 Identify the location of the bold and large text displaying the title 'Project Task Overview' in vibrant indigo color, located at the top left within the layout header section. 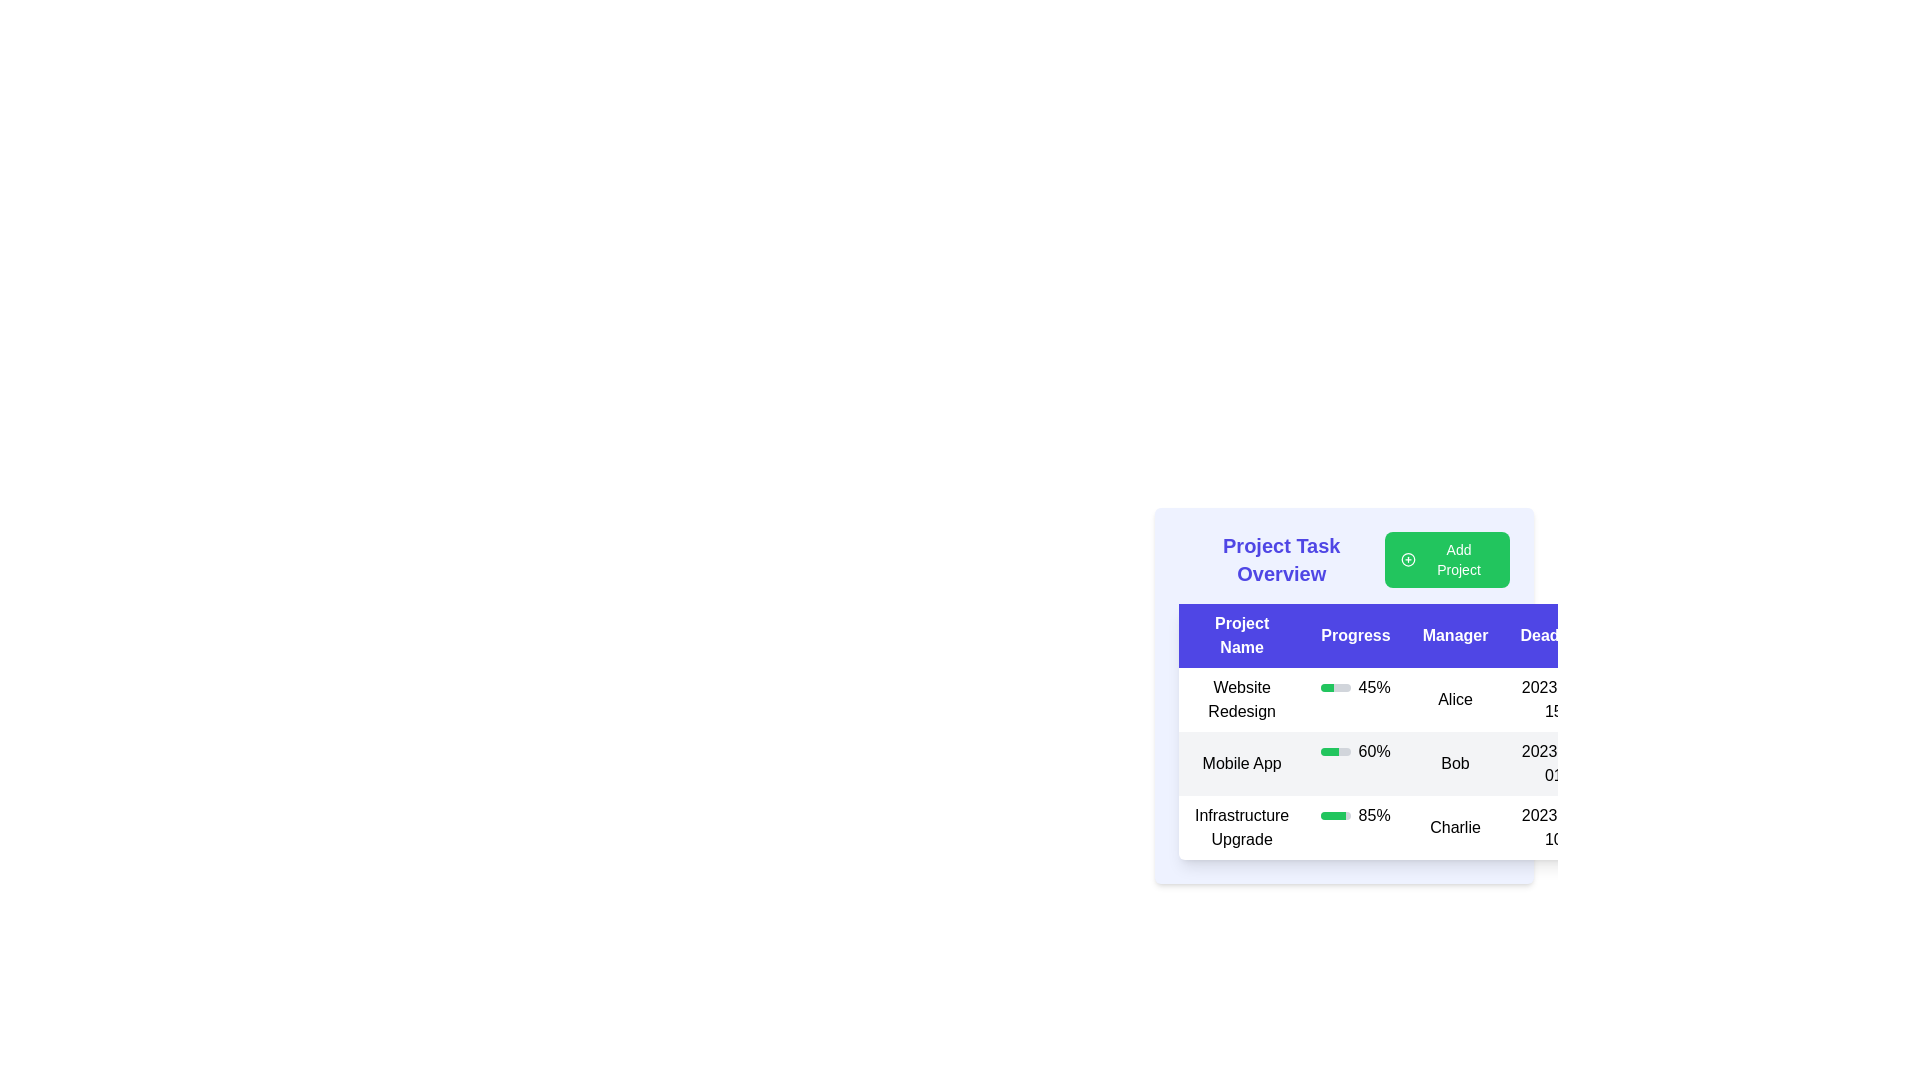
(1281, 559).